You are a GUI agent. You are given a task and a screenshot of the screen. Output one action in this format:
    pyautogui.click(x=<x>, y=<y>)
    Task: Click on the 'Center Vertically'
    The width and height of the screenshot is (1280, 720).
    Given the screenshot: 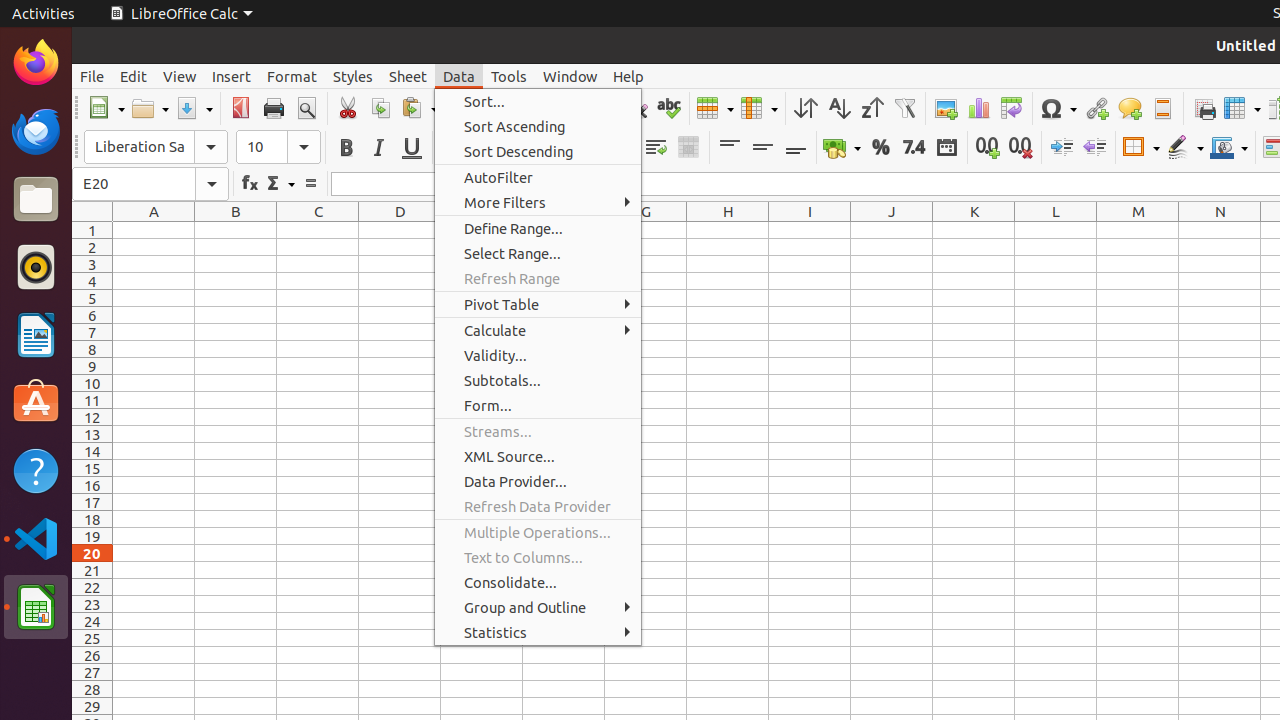 What is the action you would take?
    pyautogui.click(x=761, y=146)
    